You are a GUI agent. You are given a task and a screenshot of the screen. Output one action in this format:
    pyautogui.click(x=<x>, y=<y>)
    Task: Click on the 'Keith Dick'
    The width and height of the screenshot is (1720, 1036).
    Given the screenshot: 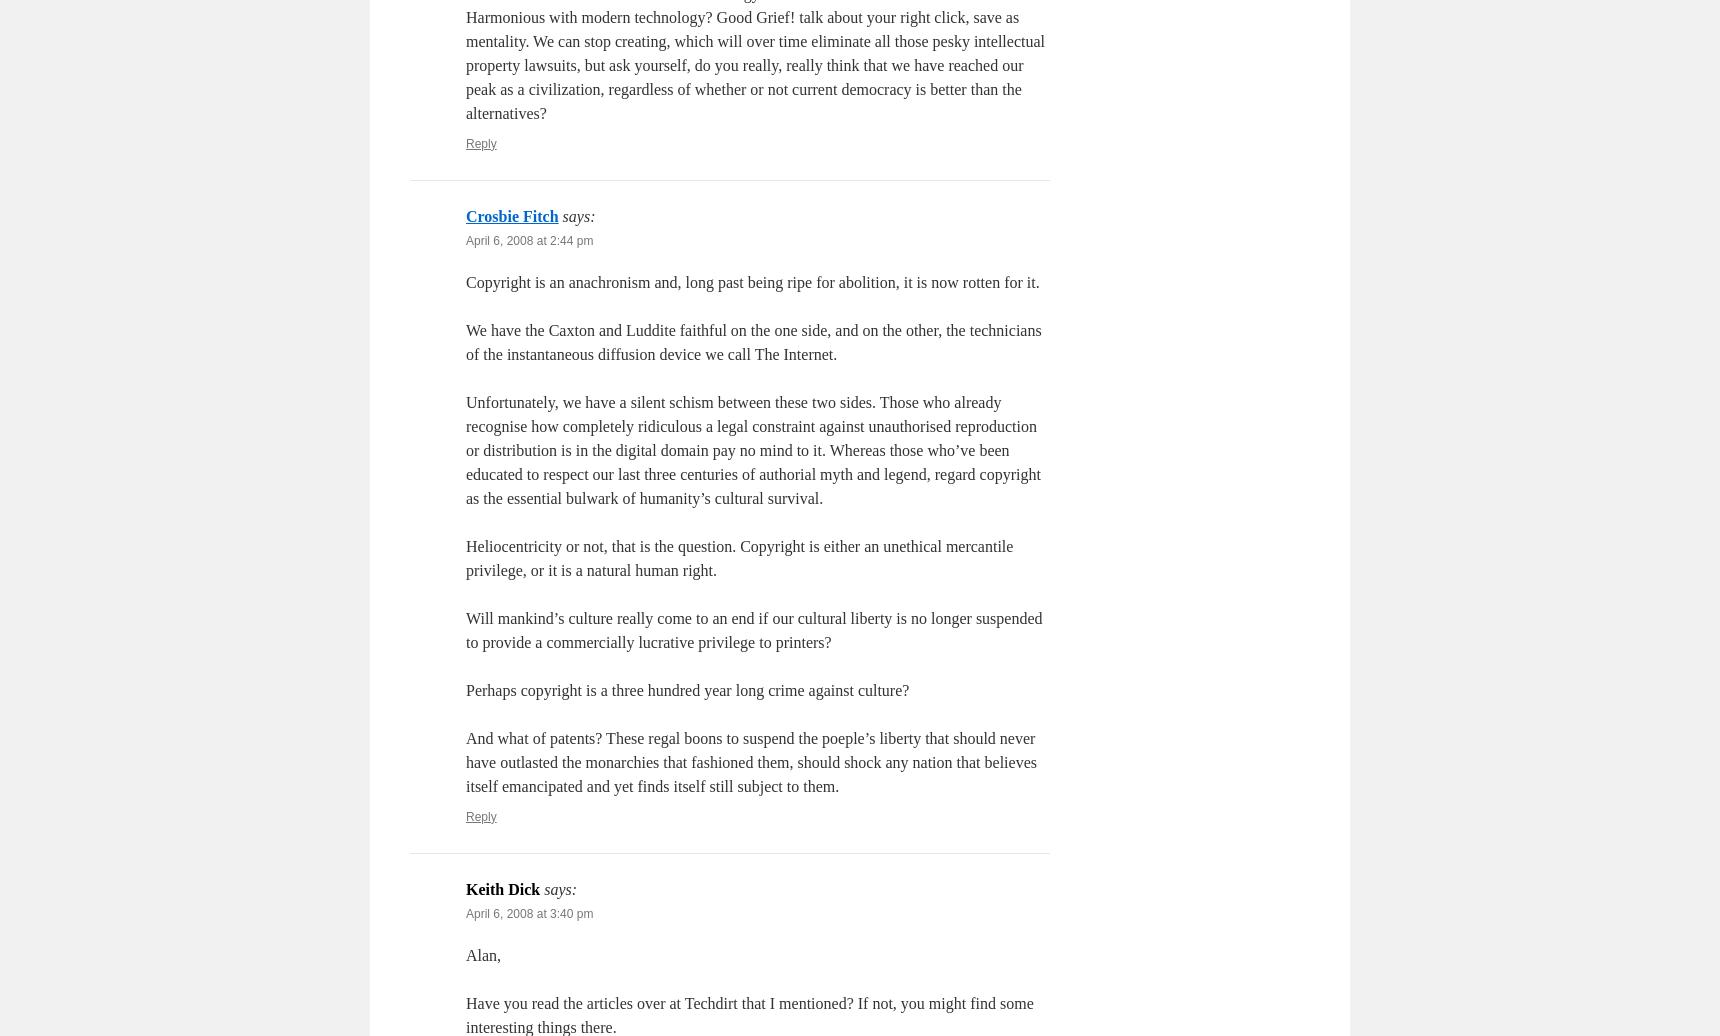 What is the action you would take?
    pyautogui.click(x=501, y=888)
    